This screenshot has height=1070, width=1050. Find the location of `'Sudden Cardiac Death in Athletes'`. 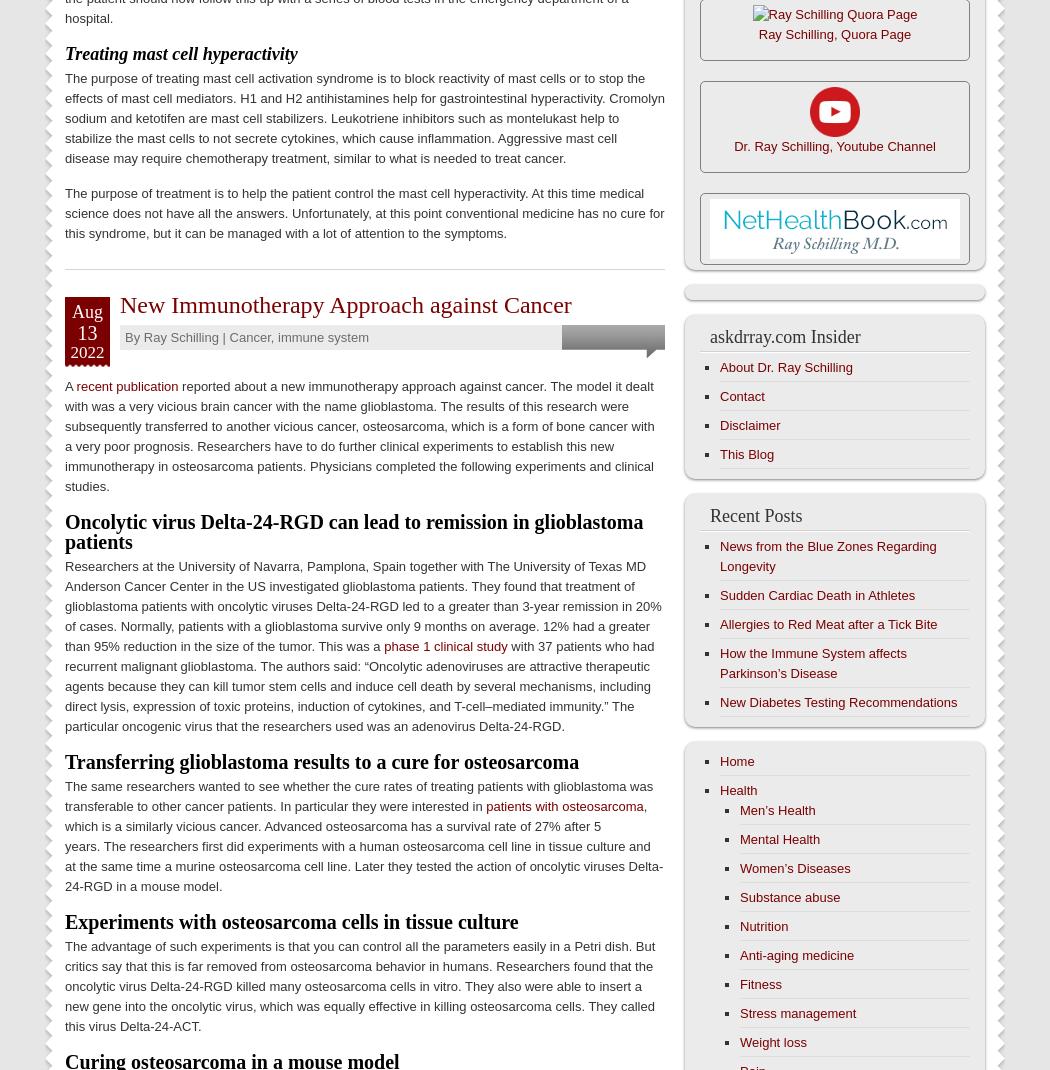

'Sudden Cardiac Death in Athletes' is located at coordinates (816, 594).